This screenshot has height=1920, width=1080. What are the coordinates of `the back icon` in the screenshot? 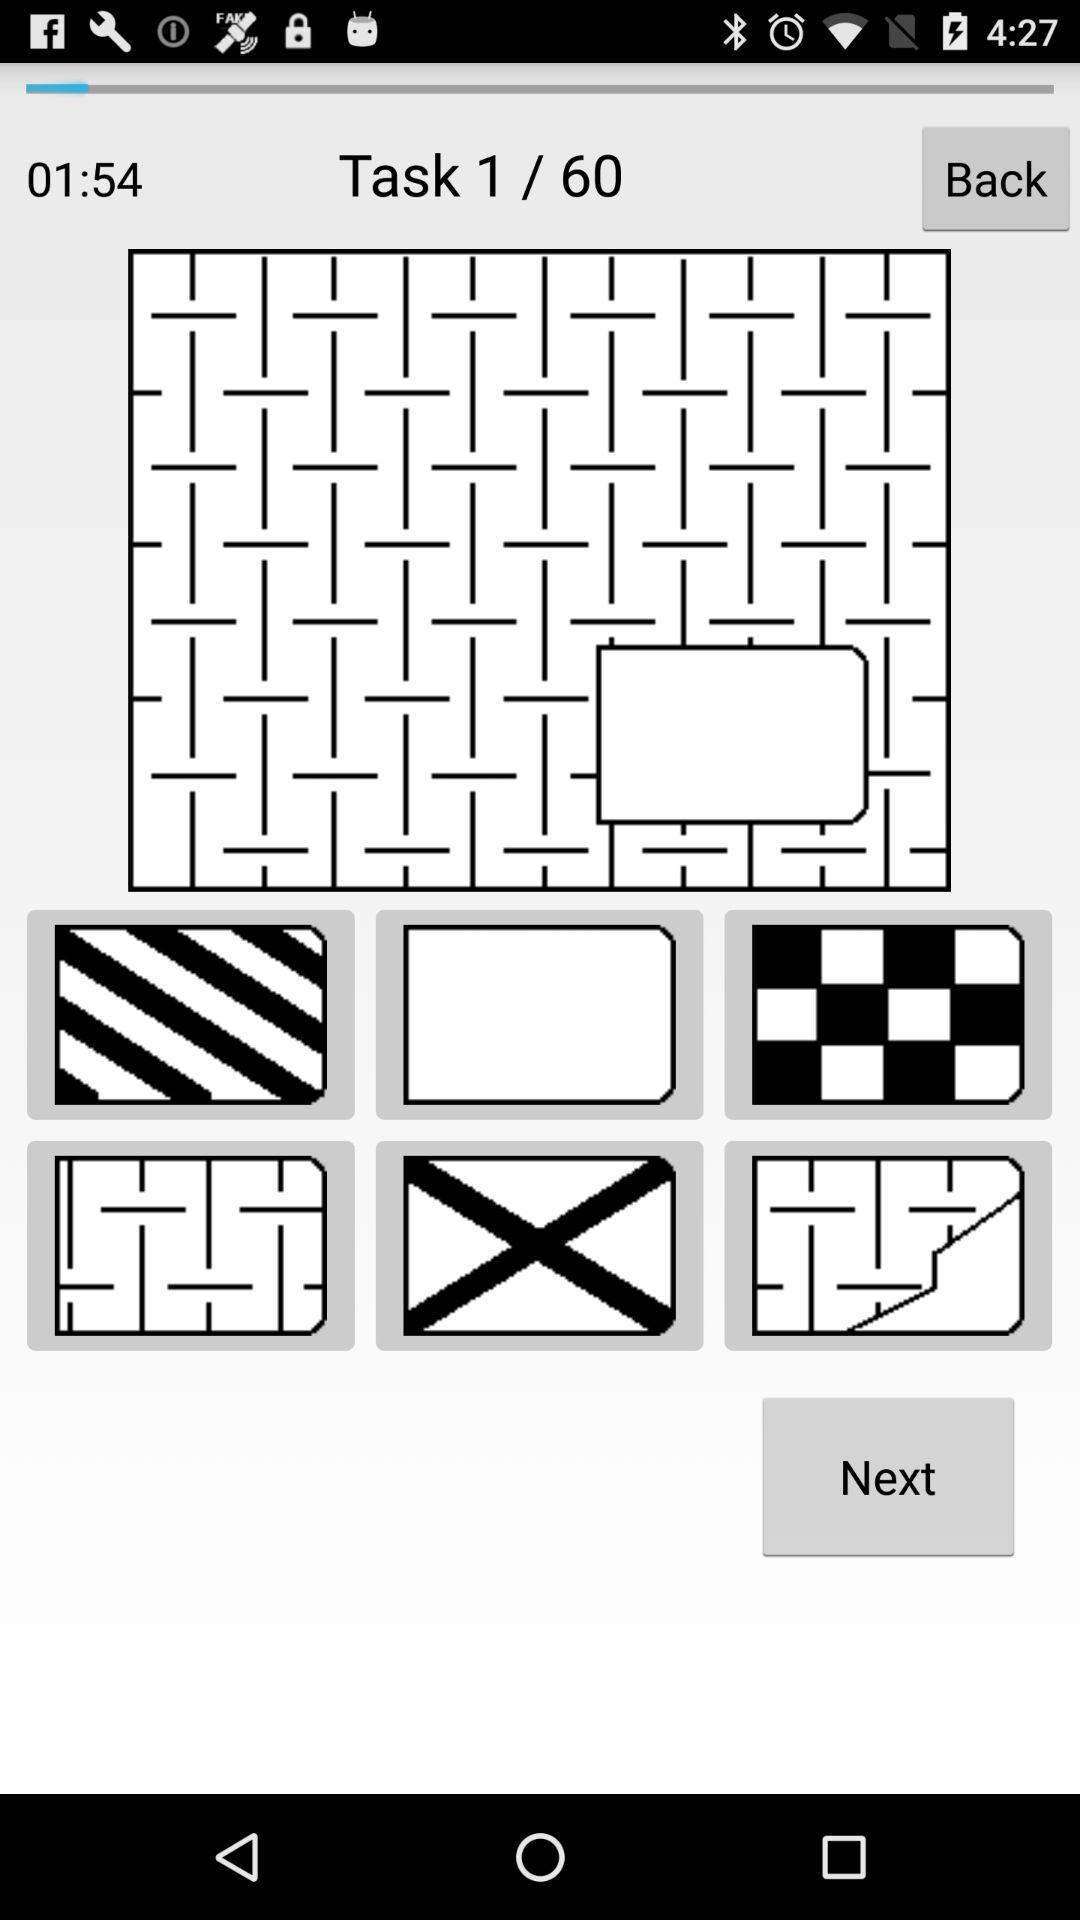 It's located at (995, 178).